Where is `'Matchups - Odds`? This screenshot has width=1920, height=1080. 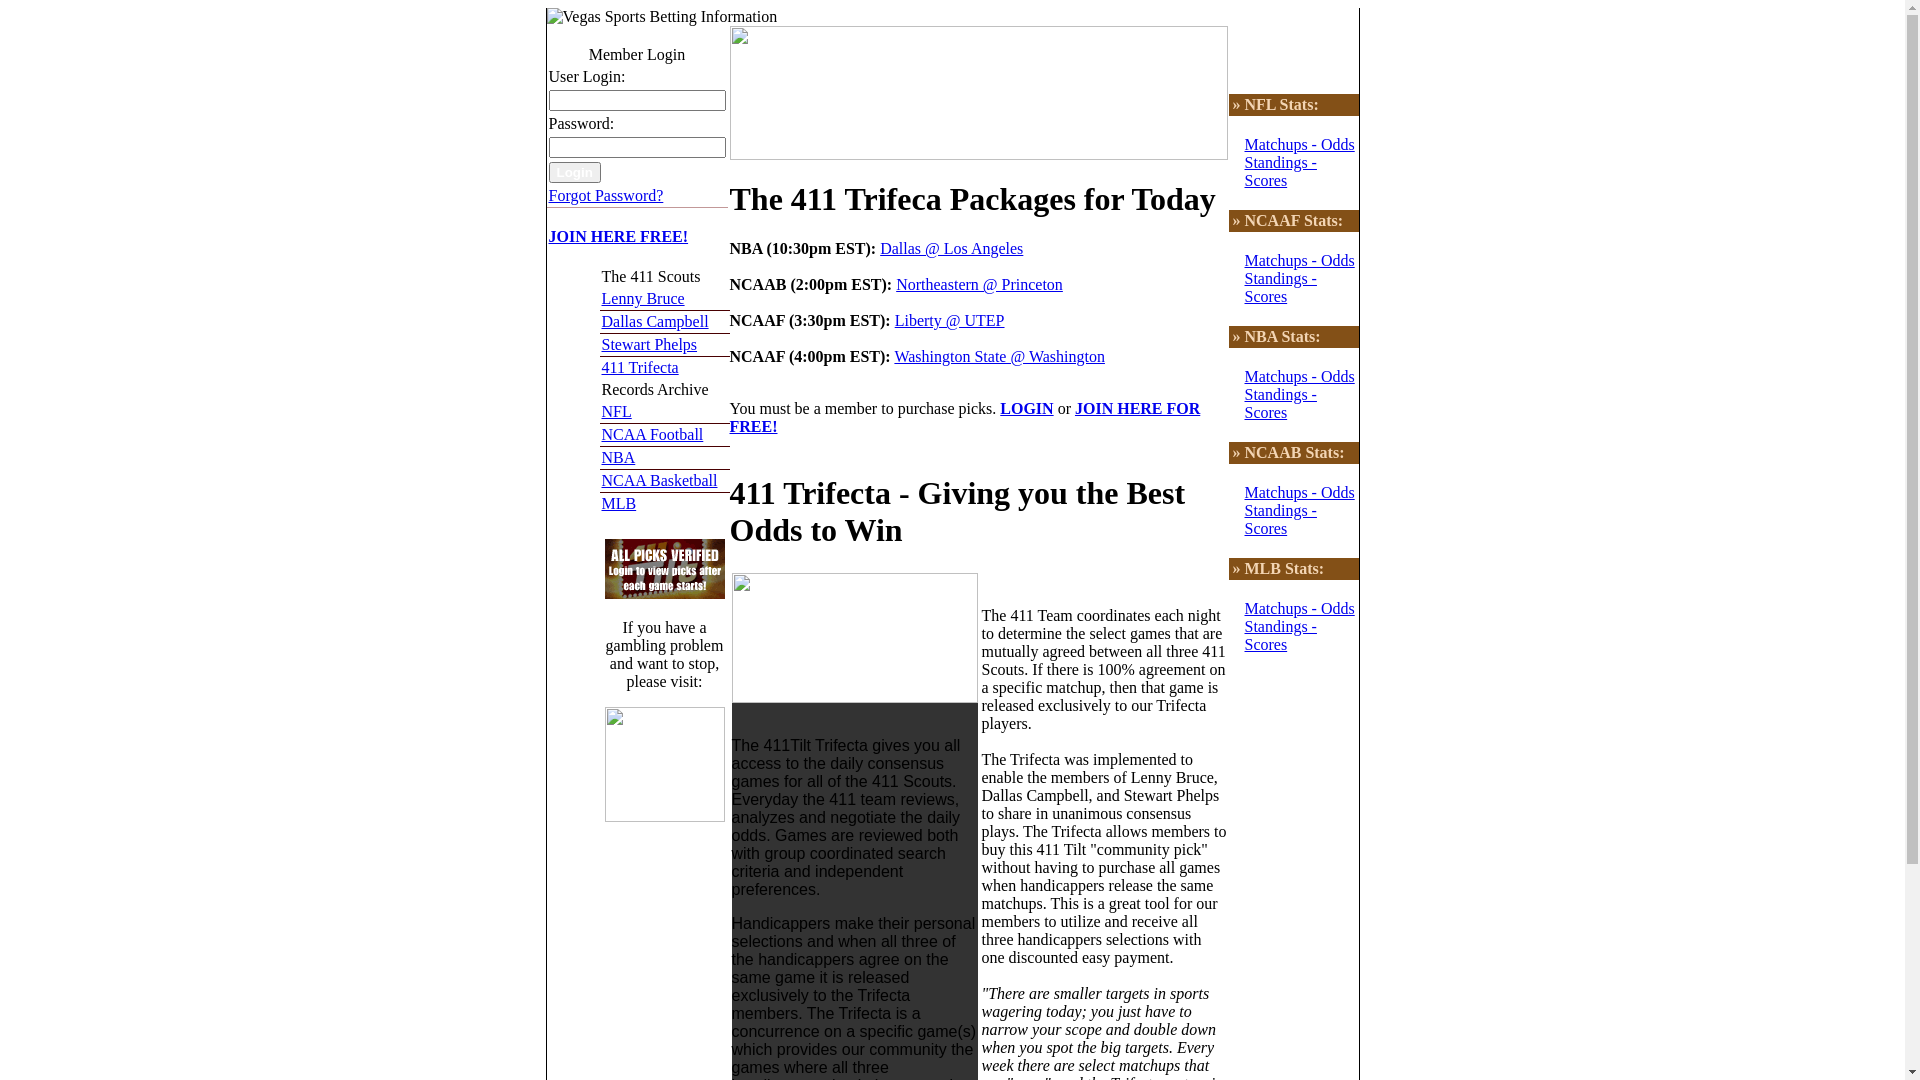
'Matchups - Odds is located at coordinates (1299, 170).